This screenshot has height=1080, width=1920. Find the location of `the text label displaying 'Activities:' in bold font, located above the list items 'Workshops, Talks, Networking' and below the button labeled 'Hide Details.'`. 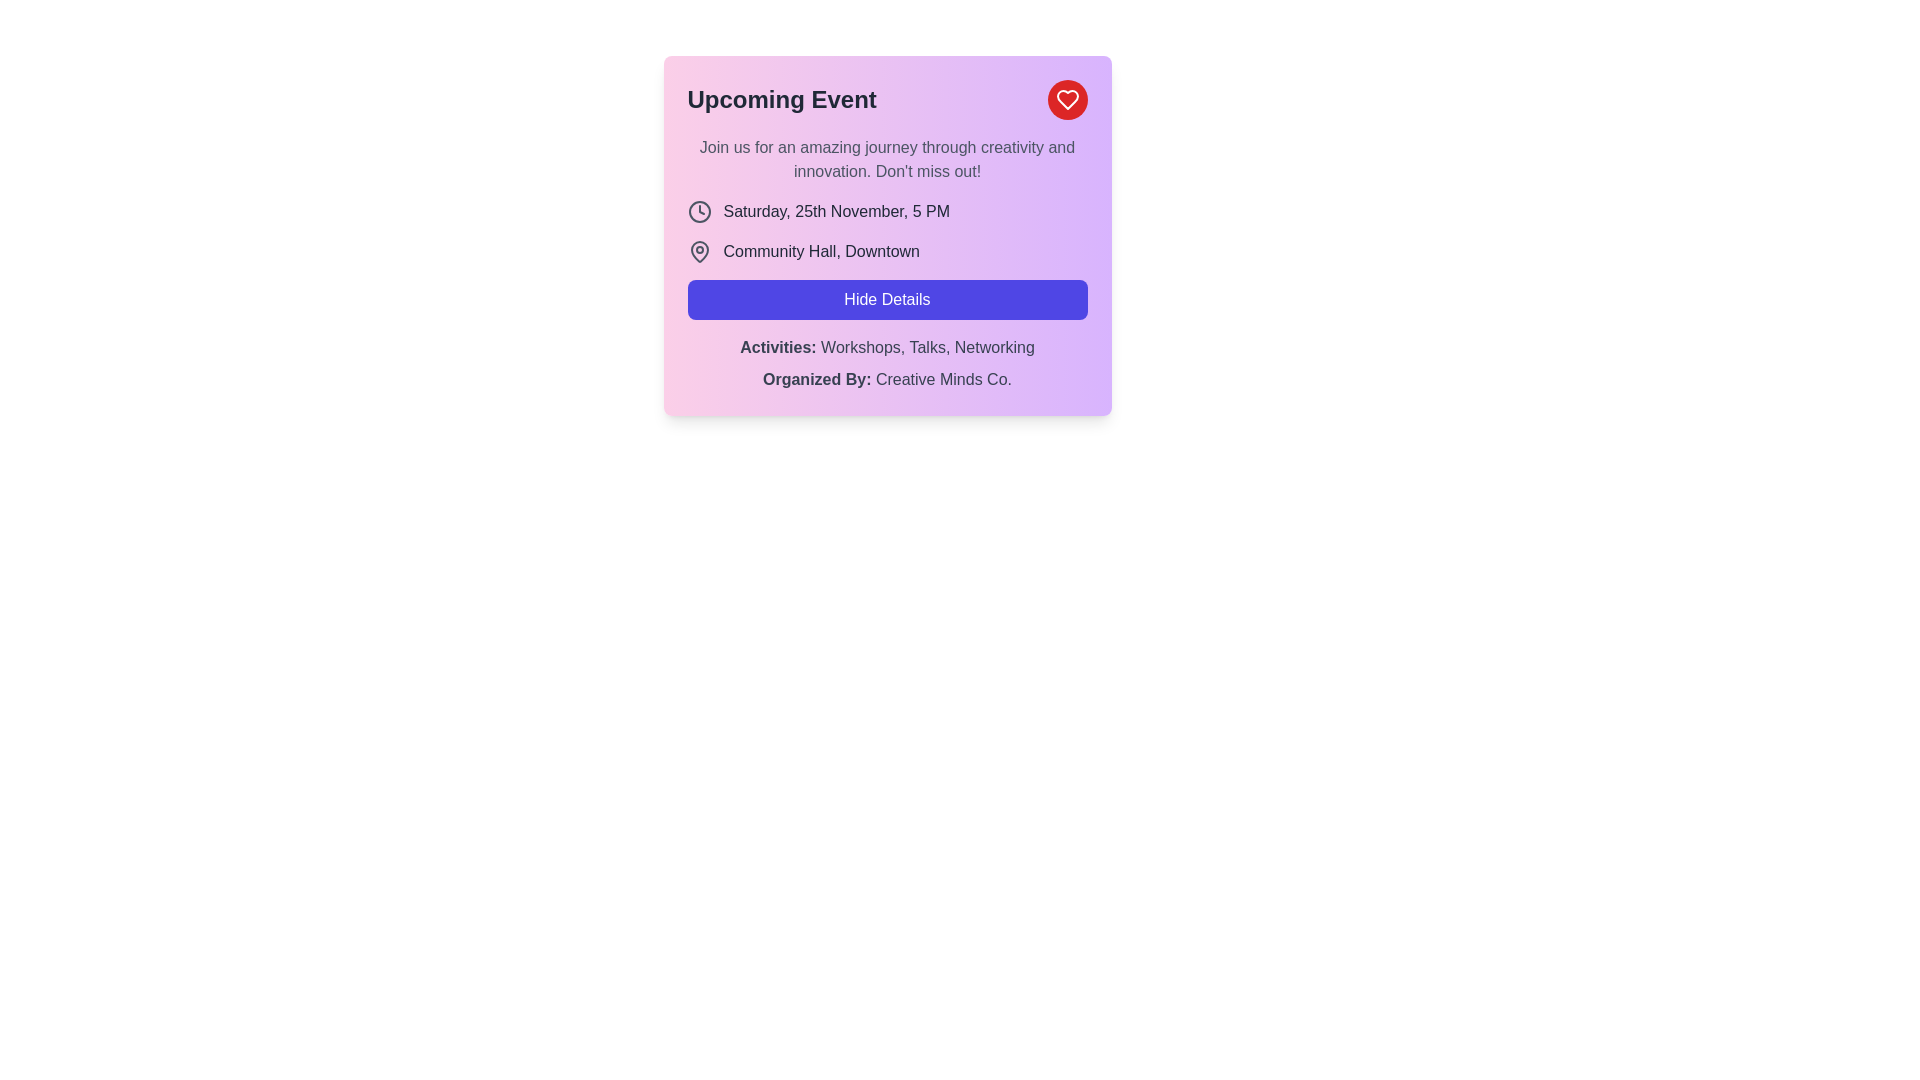

the text label displaying 'Activities:' in bold font, located above the list items 'Workshops, Talks, Networking' and below the button labeled 'Hide Details.' is located at coordinates (777, 346).